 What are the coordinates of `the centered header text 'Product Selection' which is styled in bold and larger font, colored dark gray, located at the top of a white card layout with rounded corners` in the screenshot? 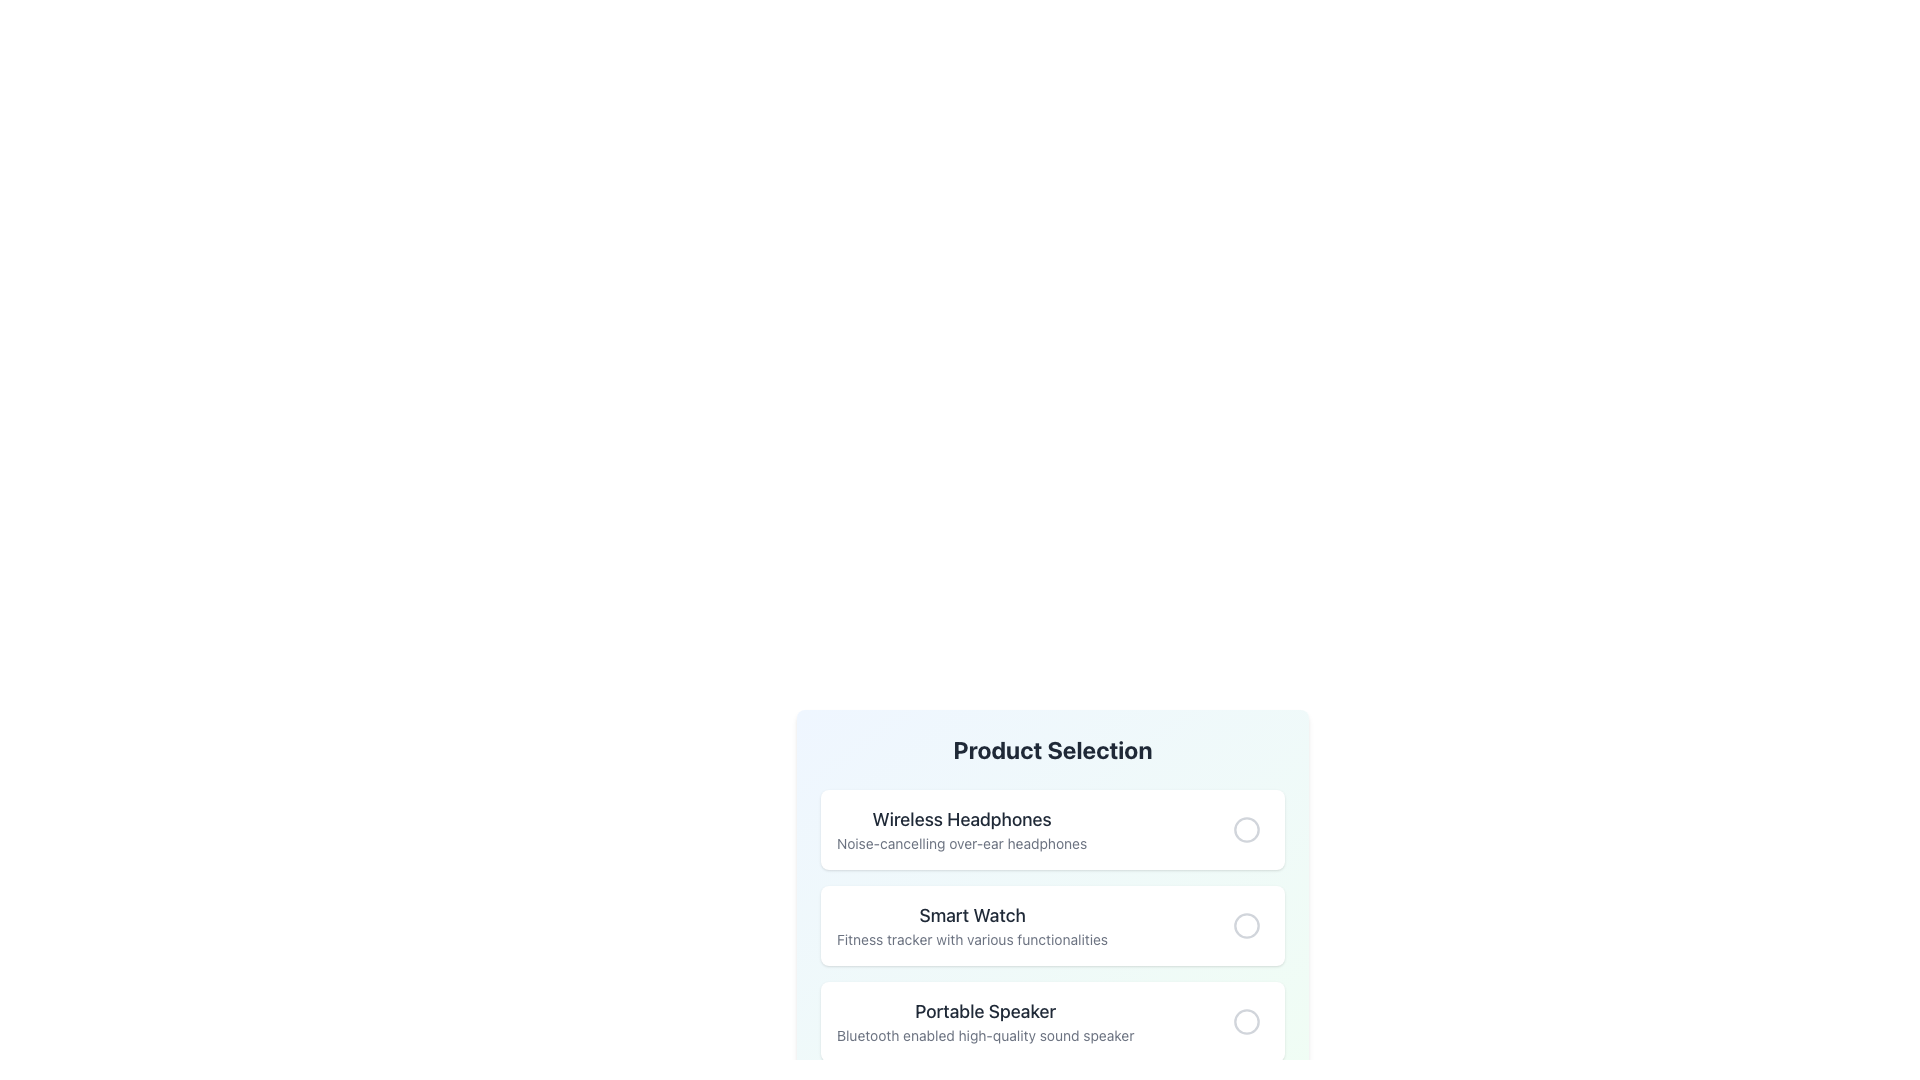 It's located at (1051, 749).